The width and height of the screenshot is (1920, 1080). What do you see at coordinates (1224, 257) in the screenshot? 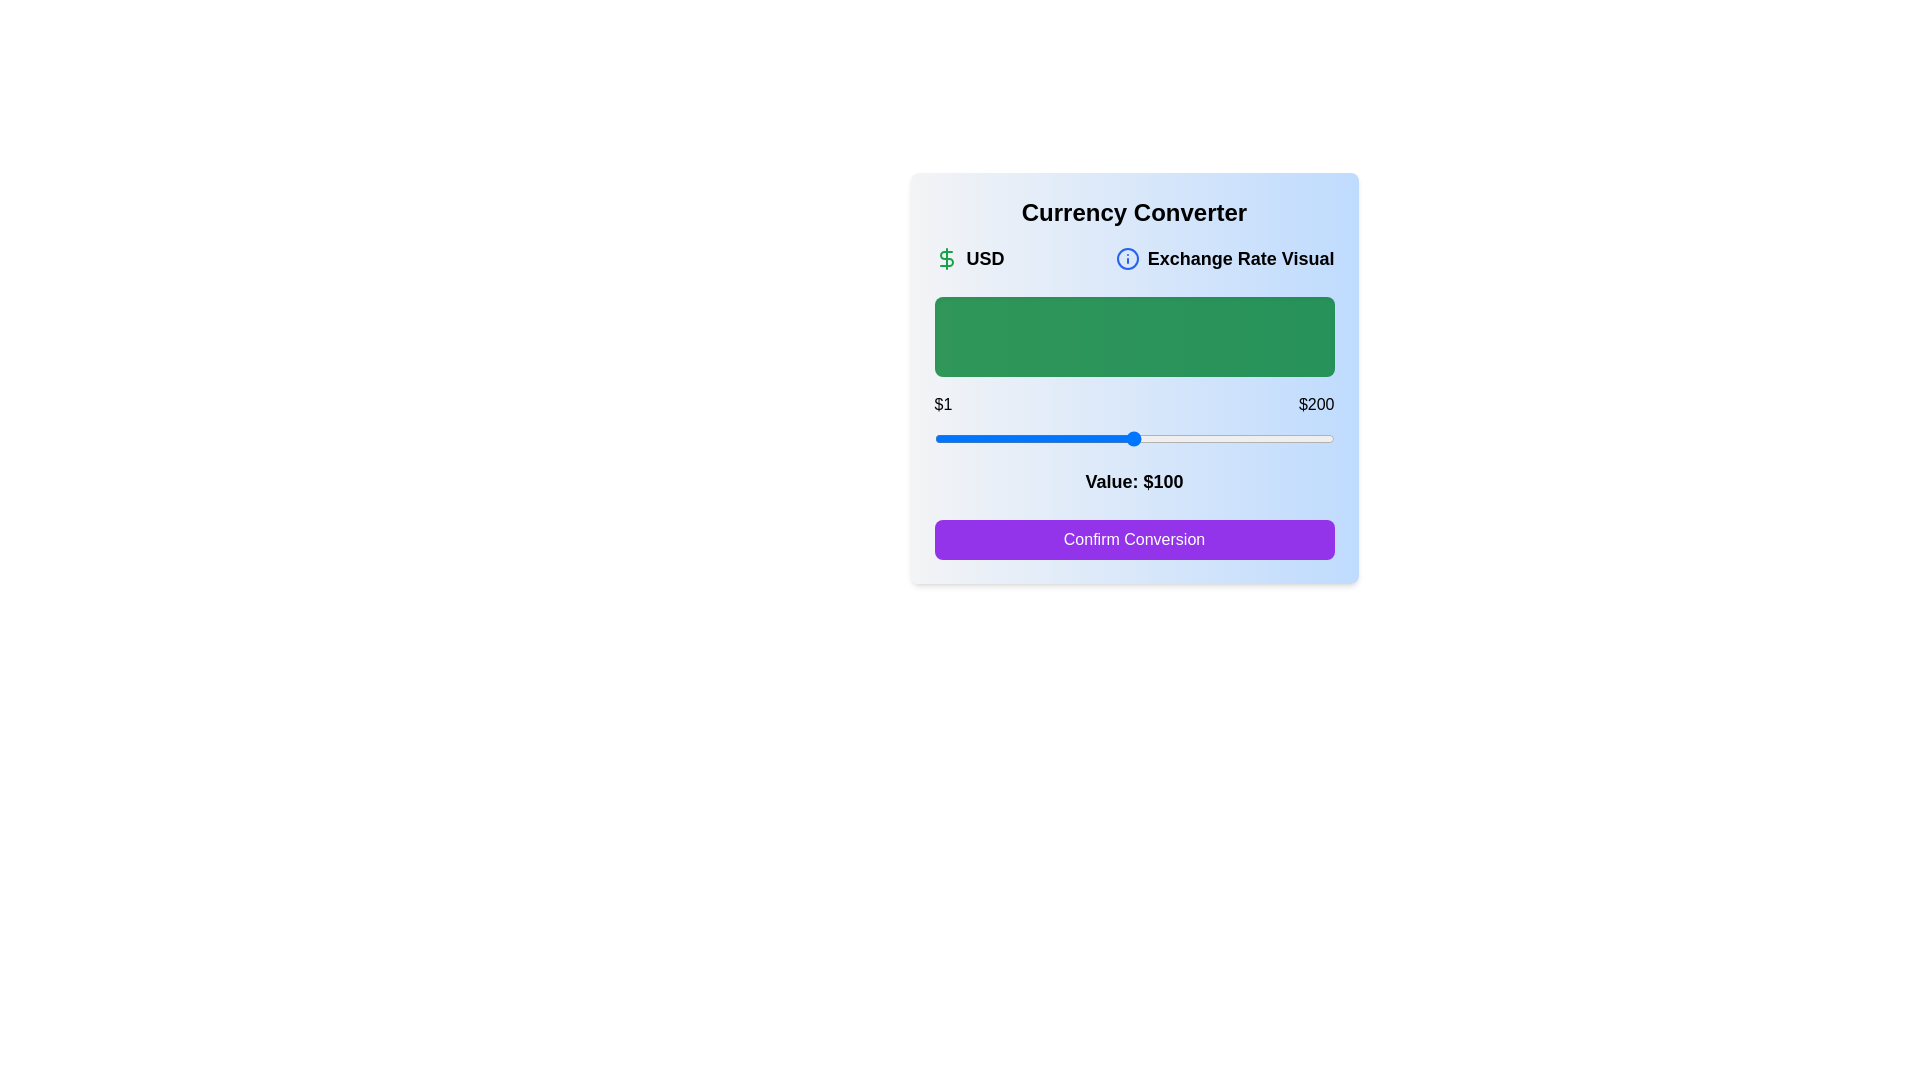
I see `the text element Exchange Rate Visual within the component` at bounding box center [1224, 257].